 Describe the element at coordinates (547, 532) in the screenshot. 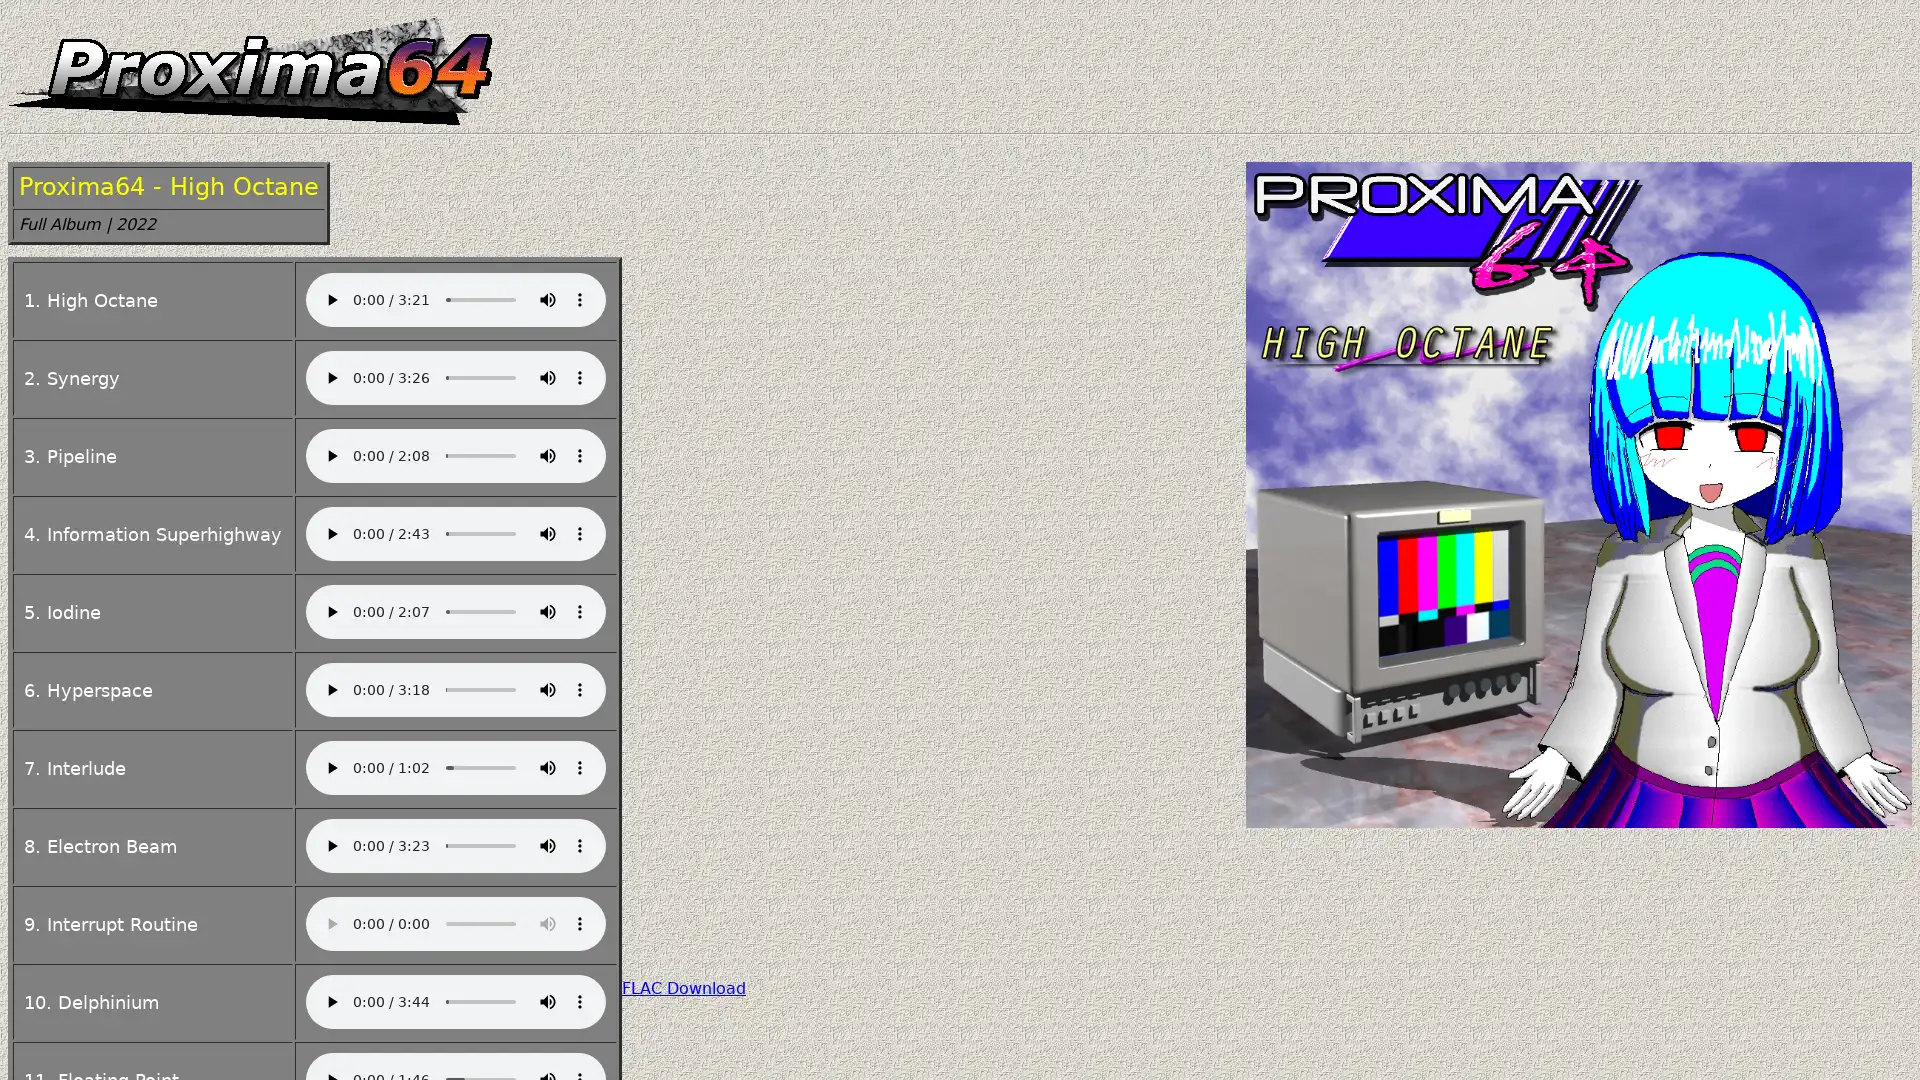

I see `mute` at that location.